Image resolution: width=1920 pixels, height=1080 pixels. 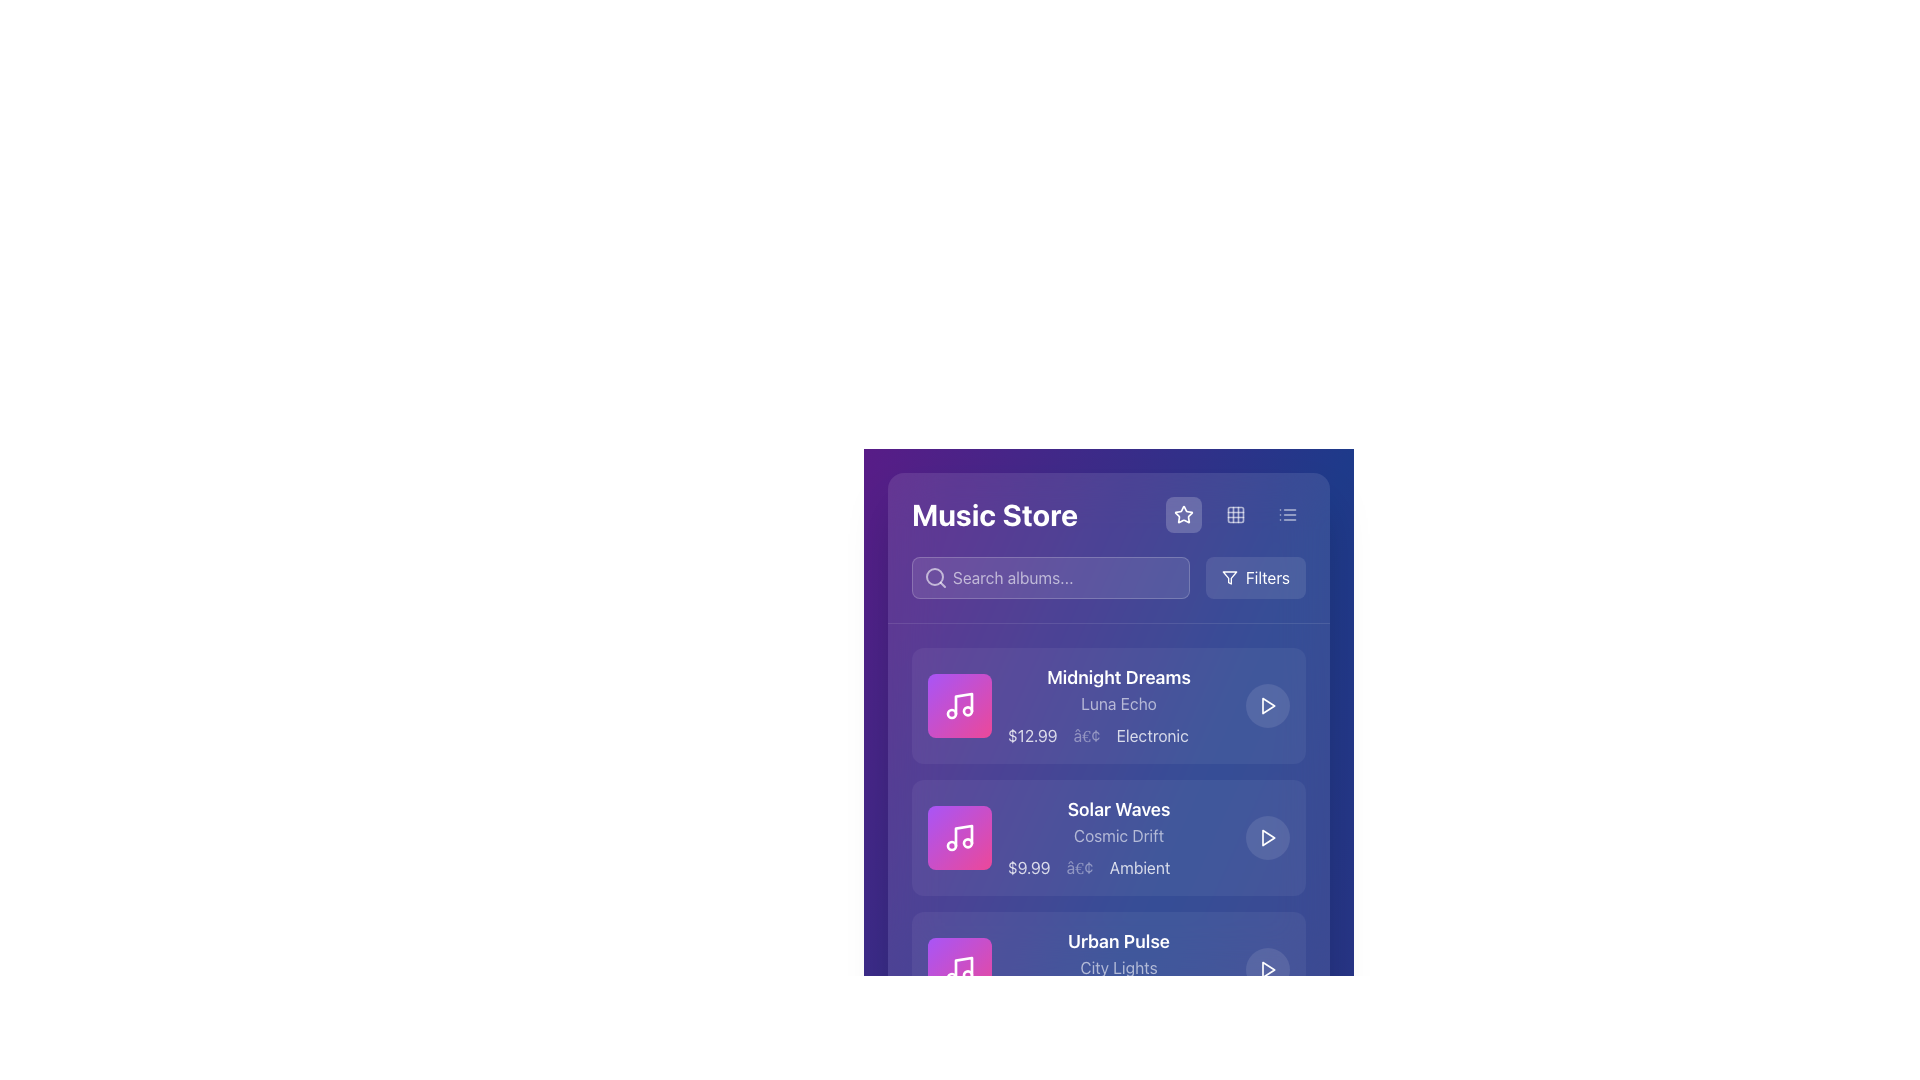 What do you see at coordinates (1140, 866) in the screenshot?
I see `the 'Ambient' text label, which is displayed in pale white on a blue background, located beneath the 'Solar Waves' album entry and to the right of the '$9.99' price text` at bounding box center [1140, 866].